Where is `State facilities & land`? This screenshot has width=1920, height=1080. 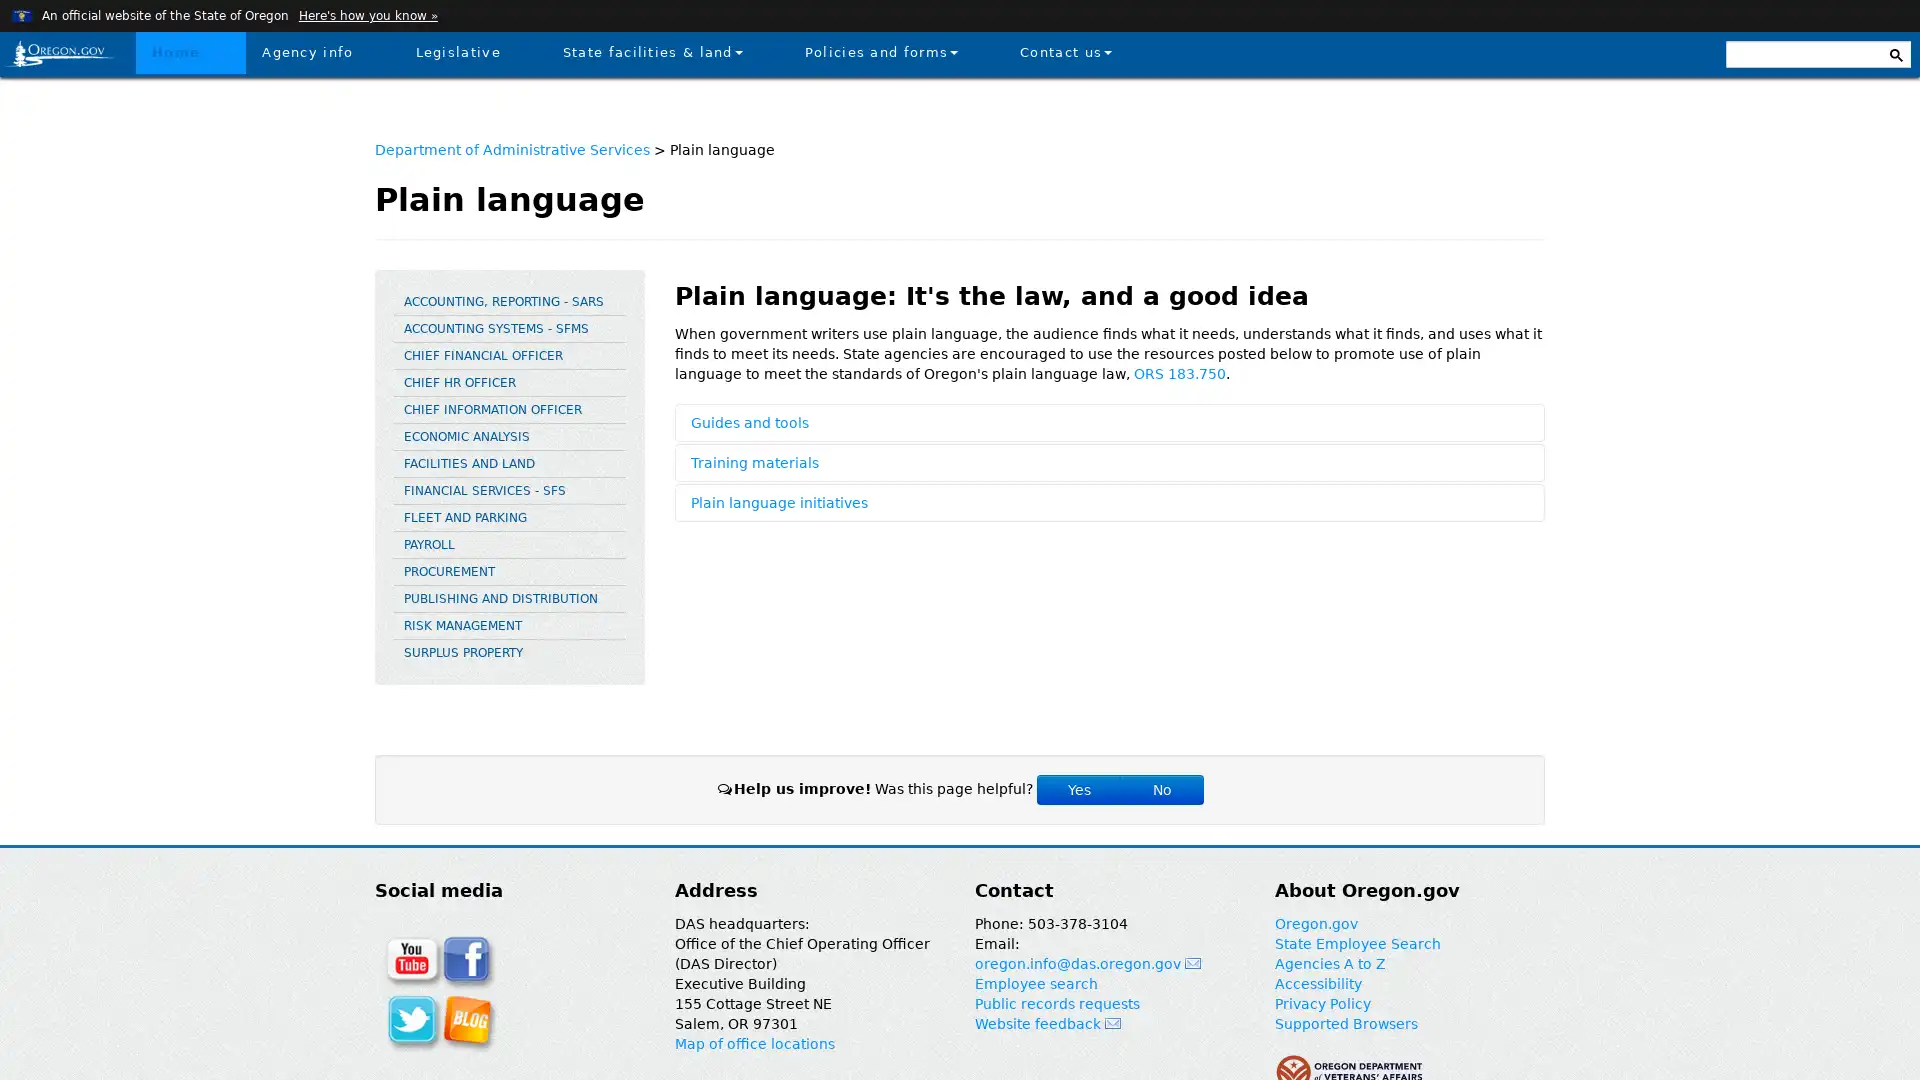 State facilities & land is located at coordinates (652, 50).